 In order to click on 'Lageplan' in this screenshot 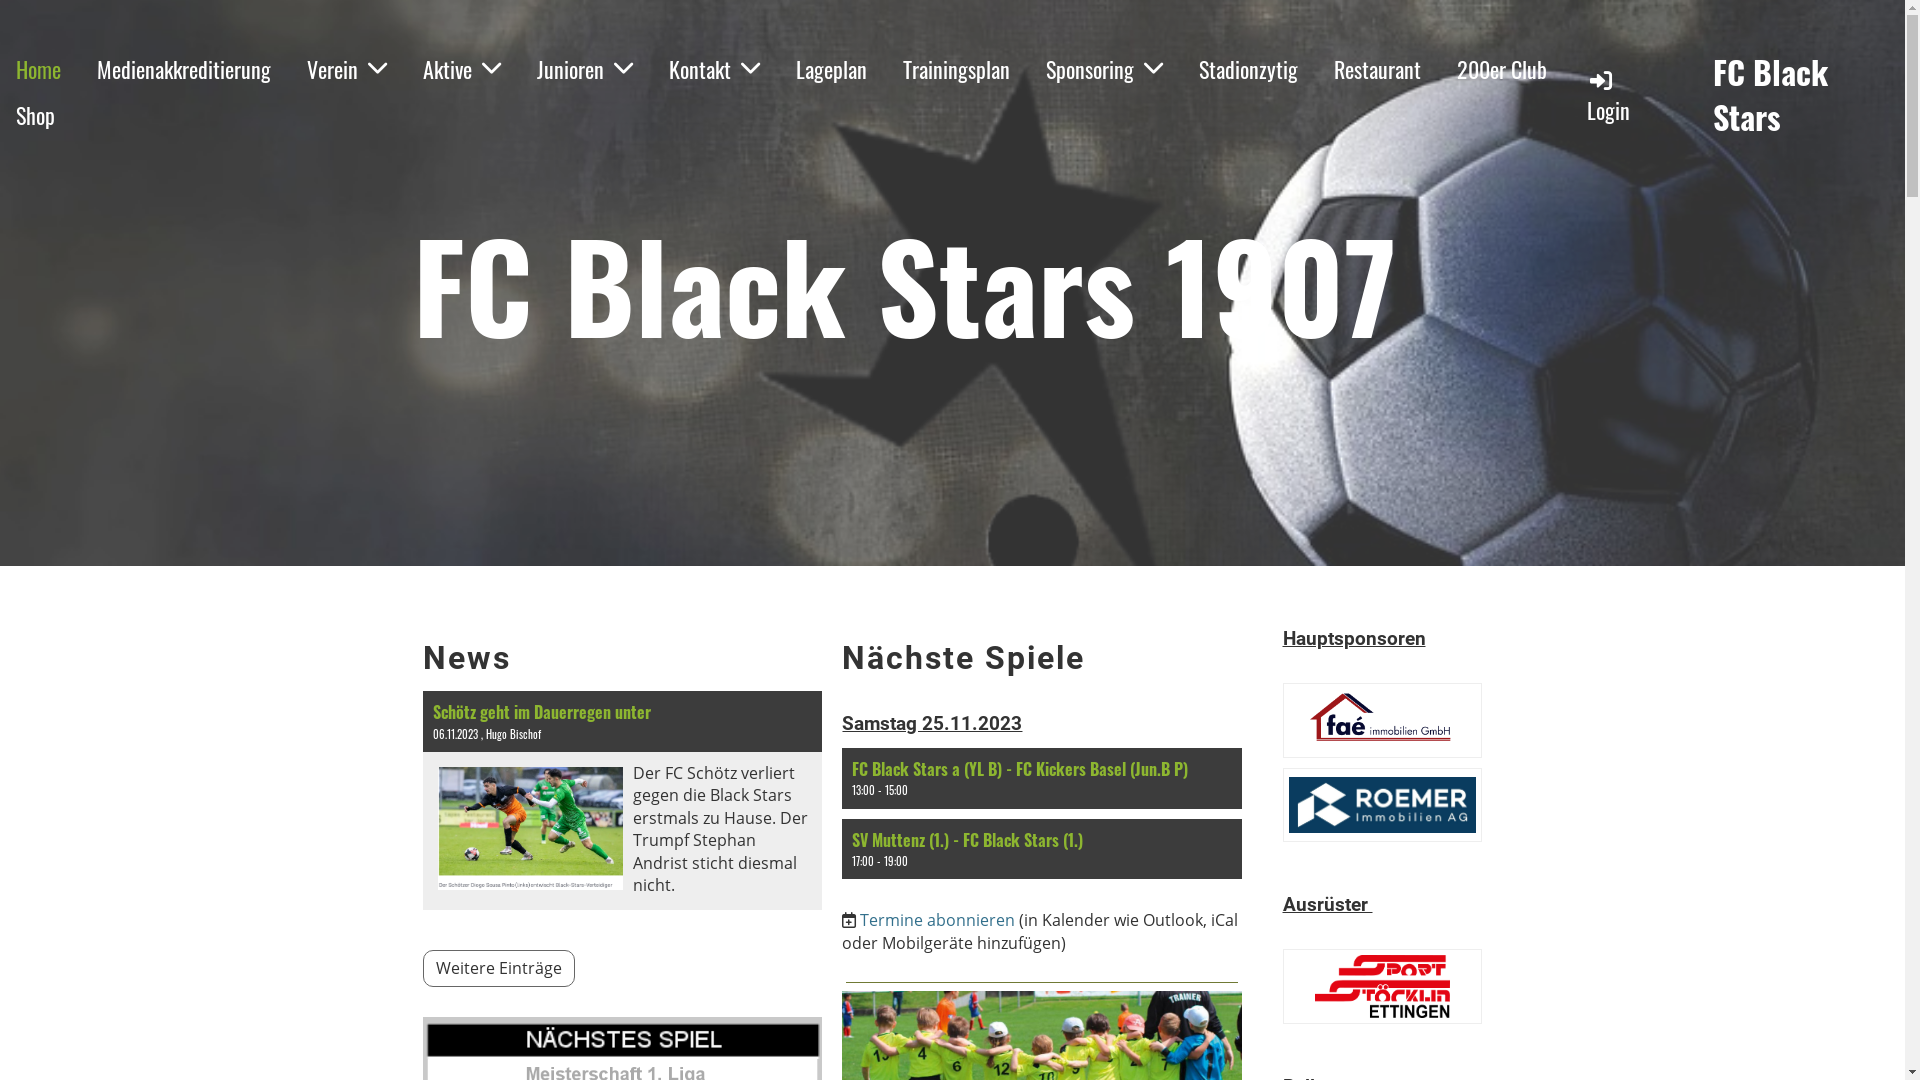, I will do `click(831, 68)`.